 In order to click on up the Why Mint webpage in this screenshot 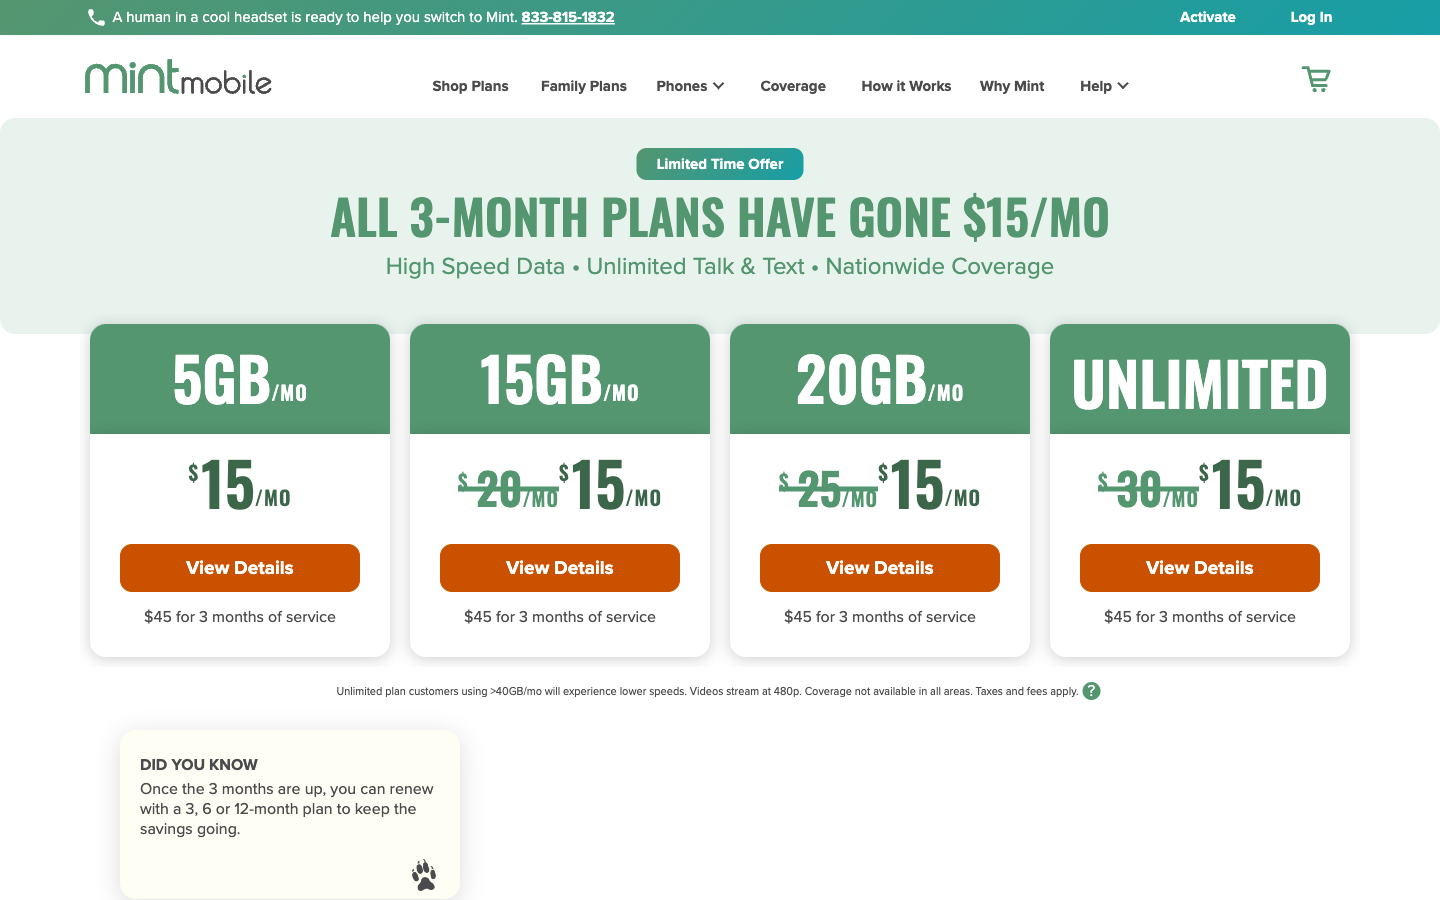, I will do `click(998, 88)`.